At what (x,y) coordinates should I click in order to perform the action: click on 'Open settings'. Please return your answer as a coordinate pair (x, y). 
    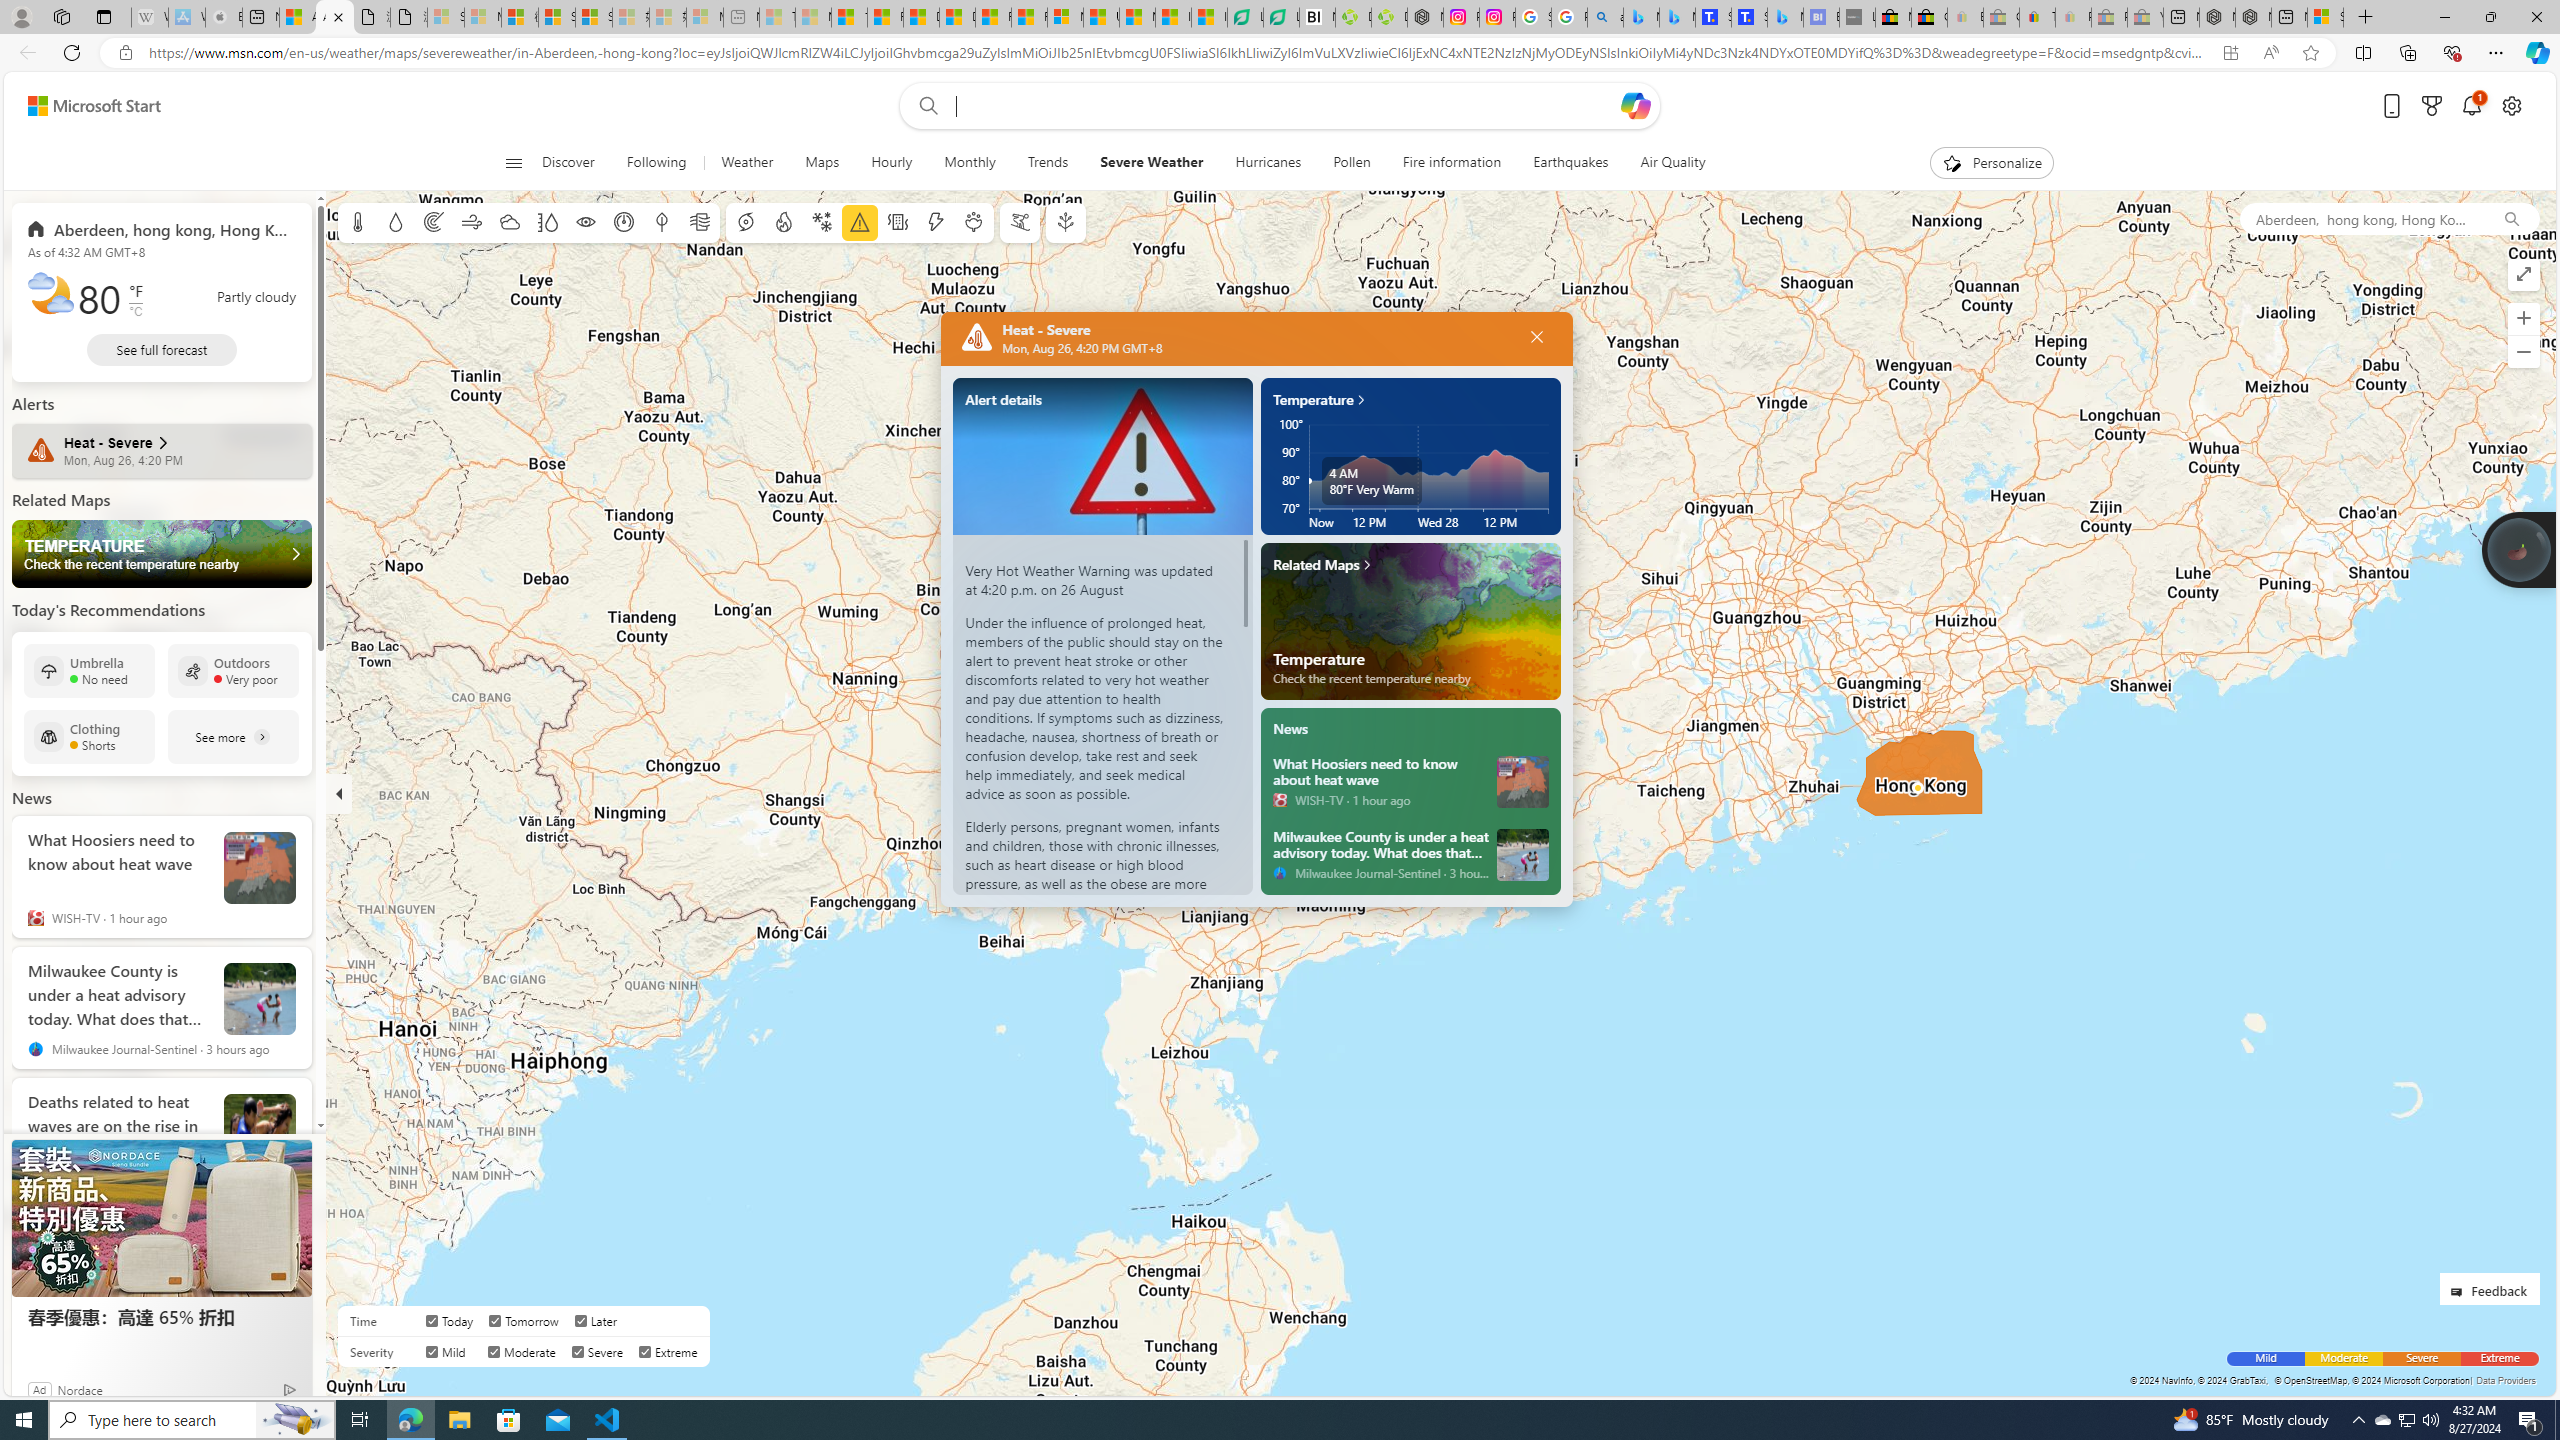
    Looking at the image, I should click on (2511, 106).